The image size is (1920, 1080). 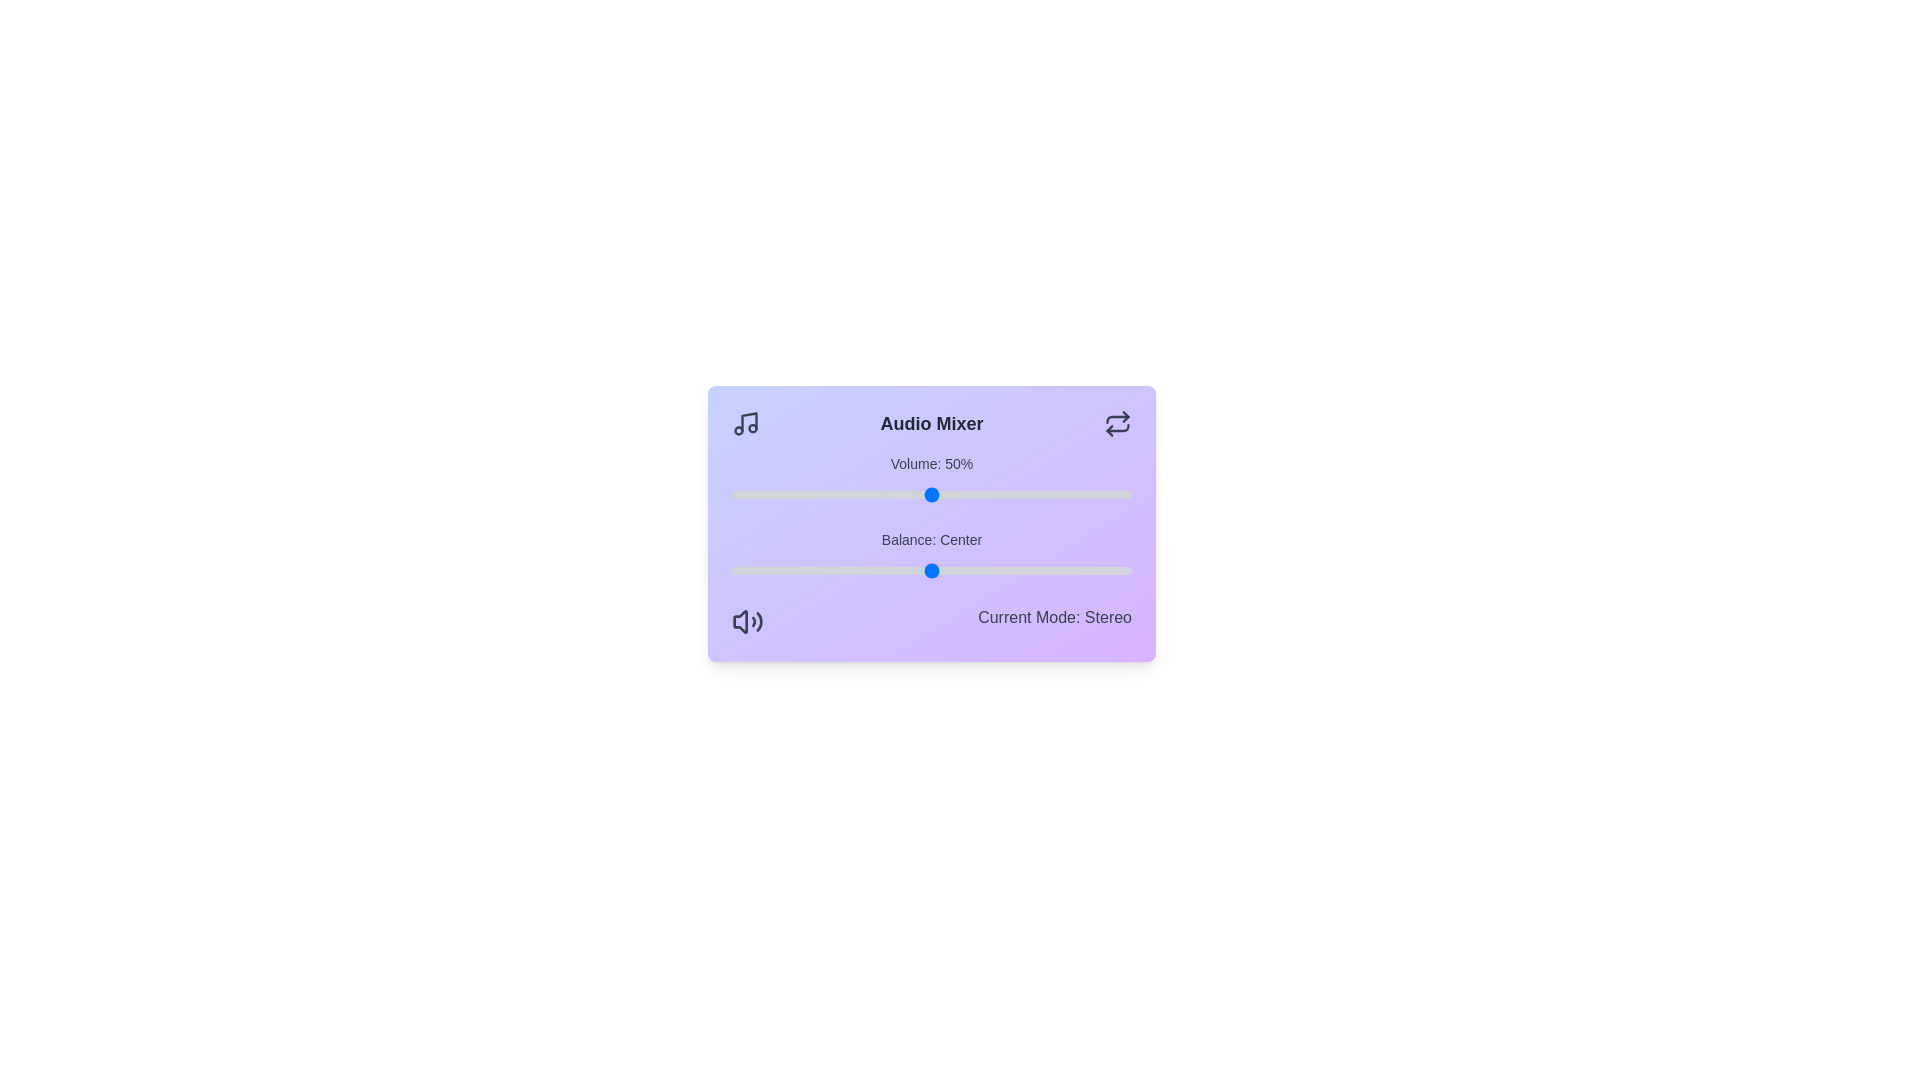 What do you see at coordinates (855, 494) in the screenshot?
I see `the volume to 31%` at bounding box center [855, 494].